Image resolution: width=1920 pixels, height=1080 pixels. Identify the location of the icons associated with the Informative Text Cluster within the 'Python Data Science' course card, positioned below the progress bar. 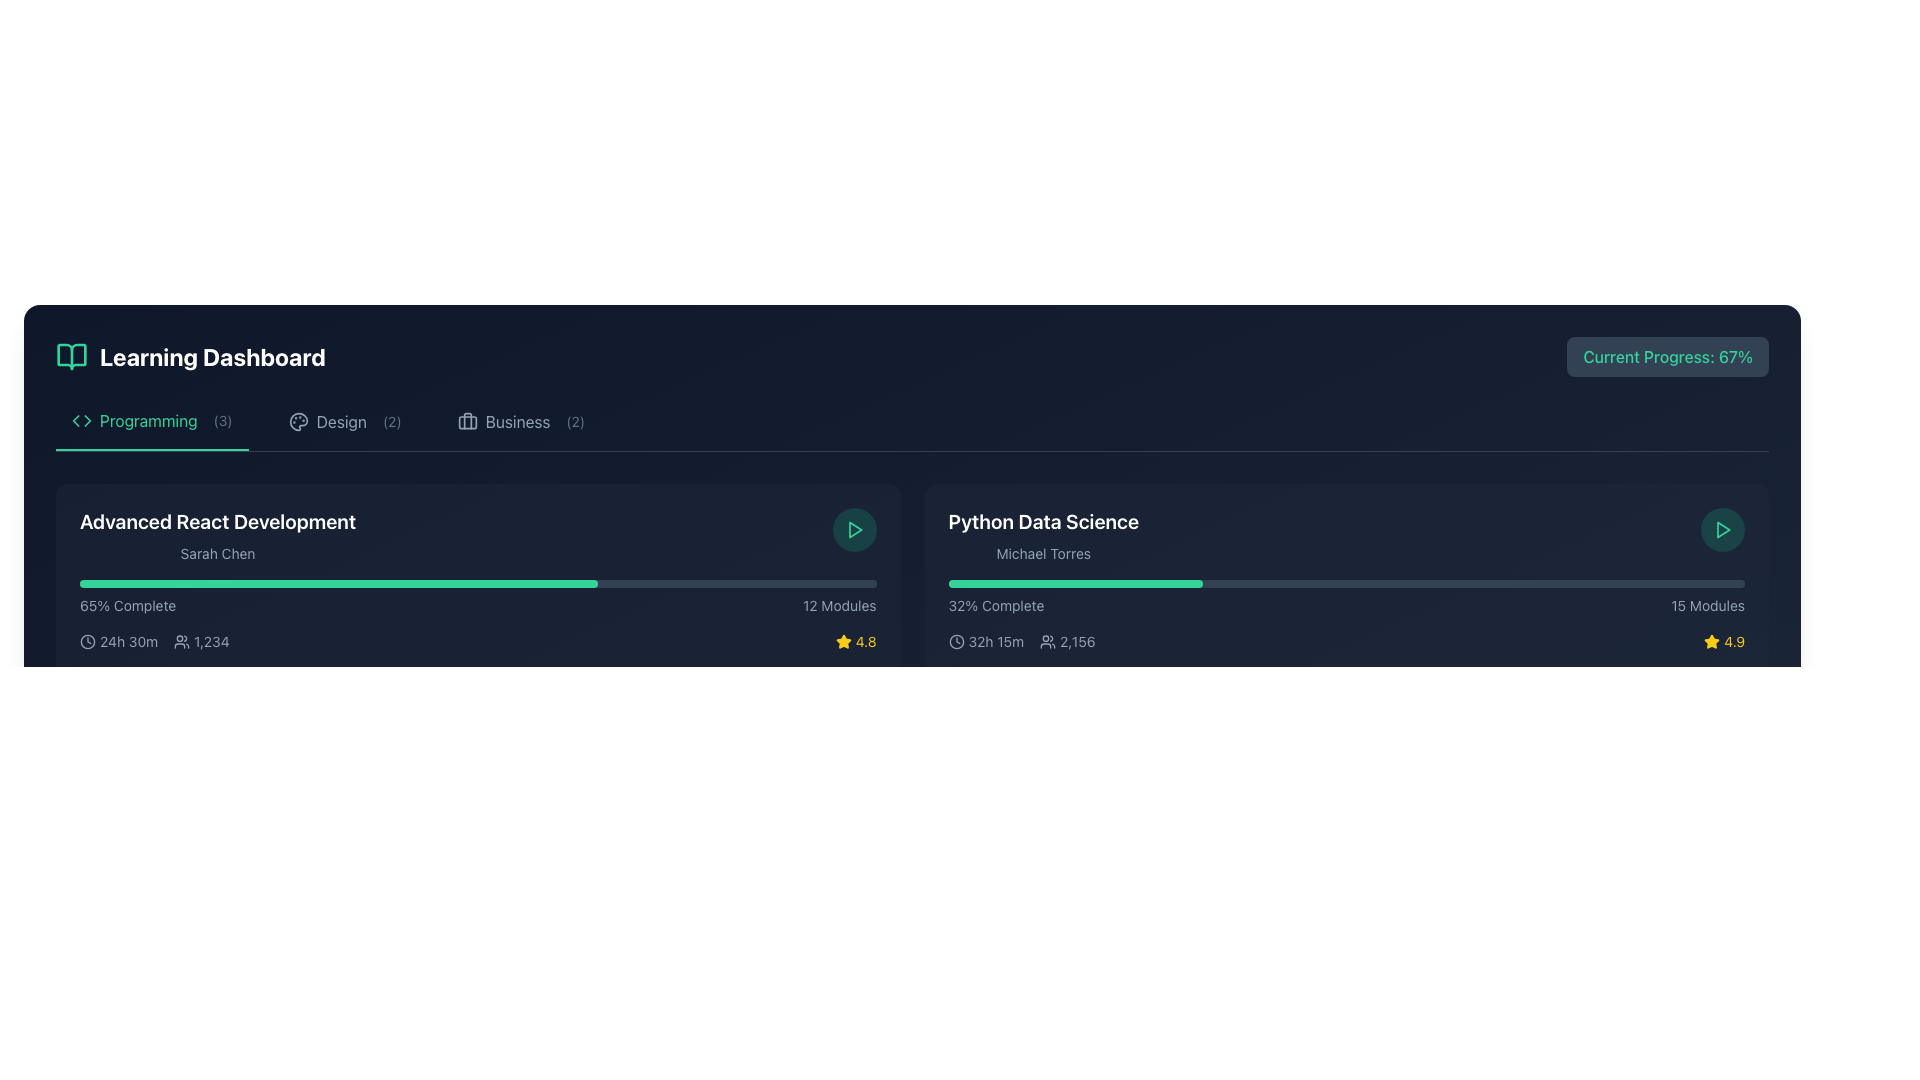
(1022, 641).